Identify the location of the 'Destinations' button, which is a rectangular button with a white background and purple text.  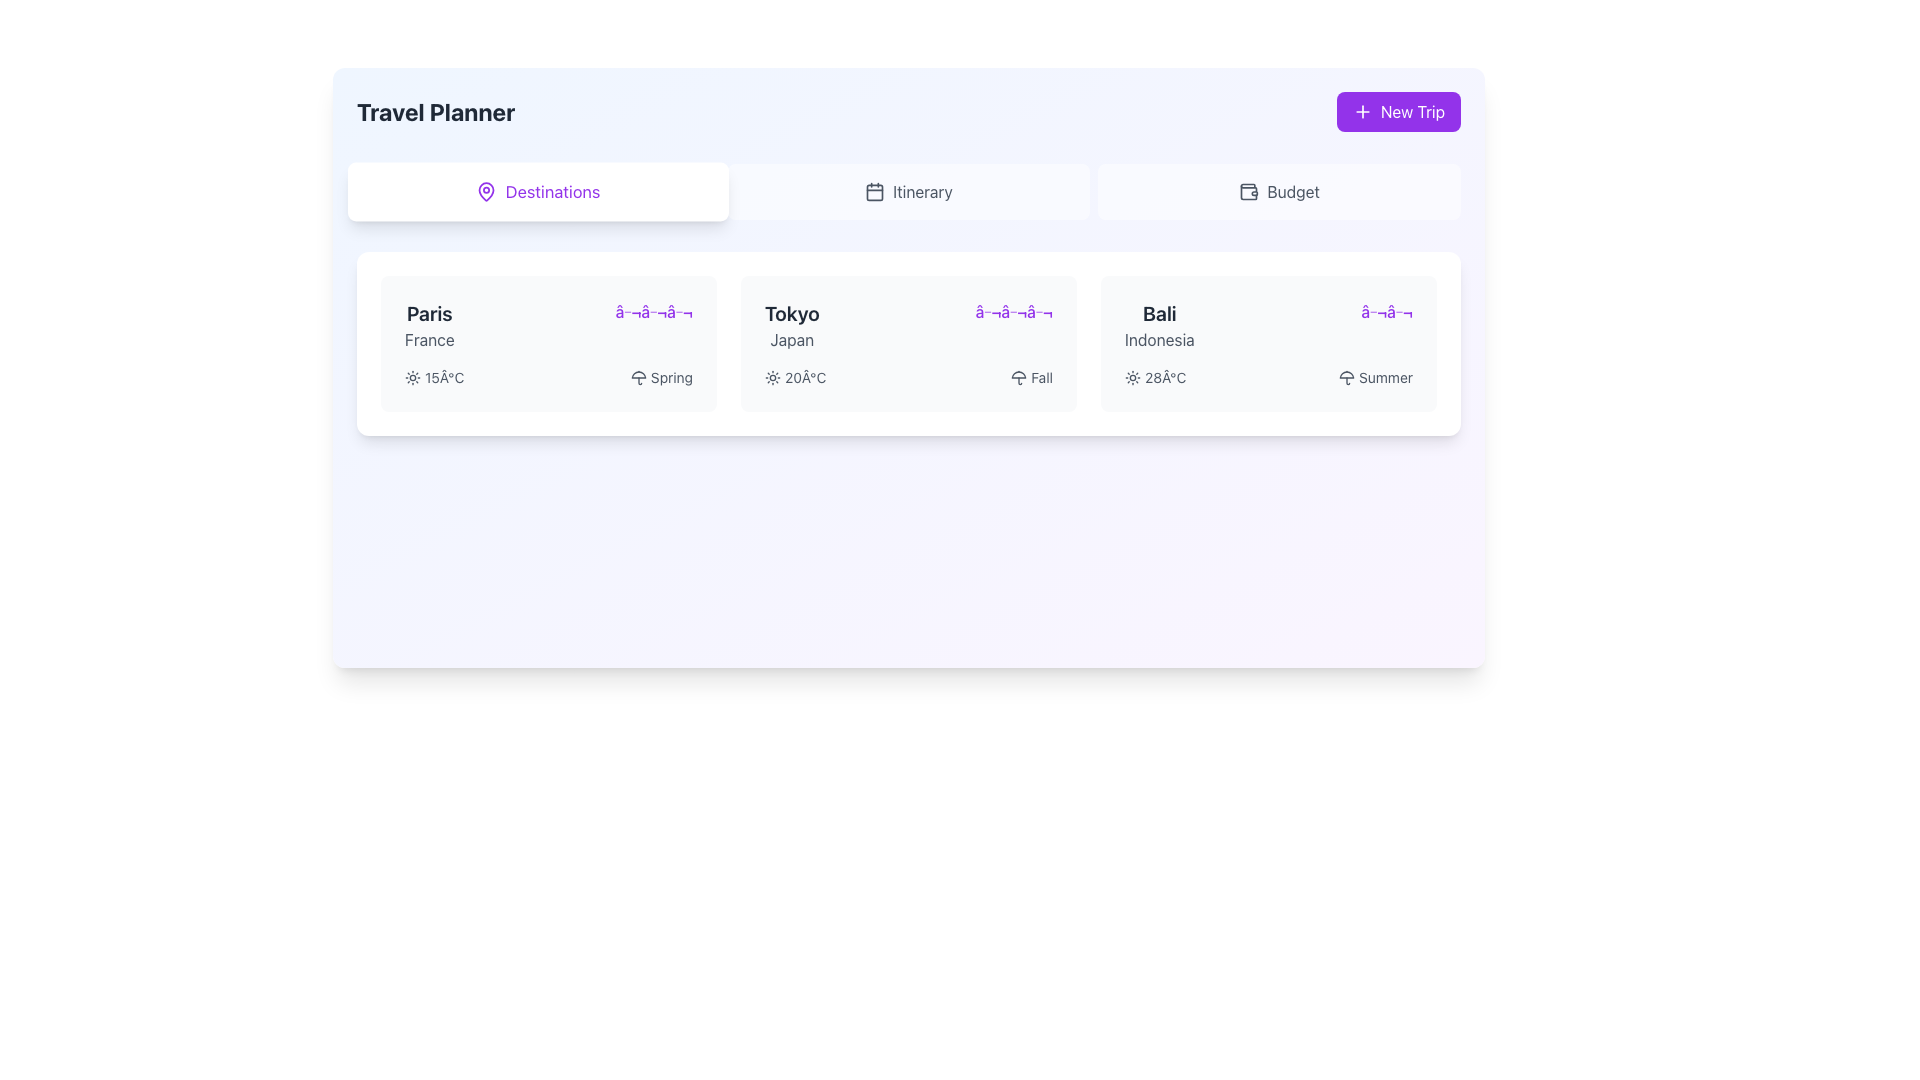
(538, 192).